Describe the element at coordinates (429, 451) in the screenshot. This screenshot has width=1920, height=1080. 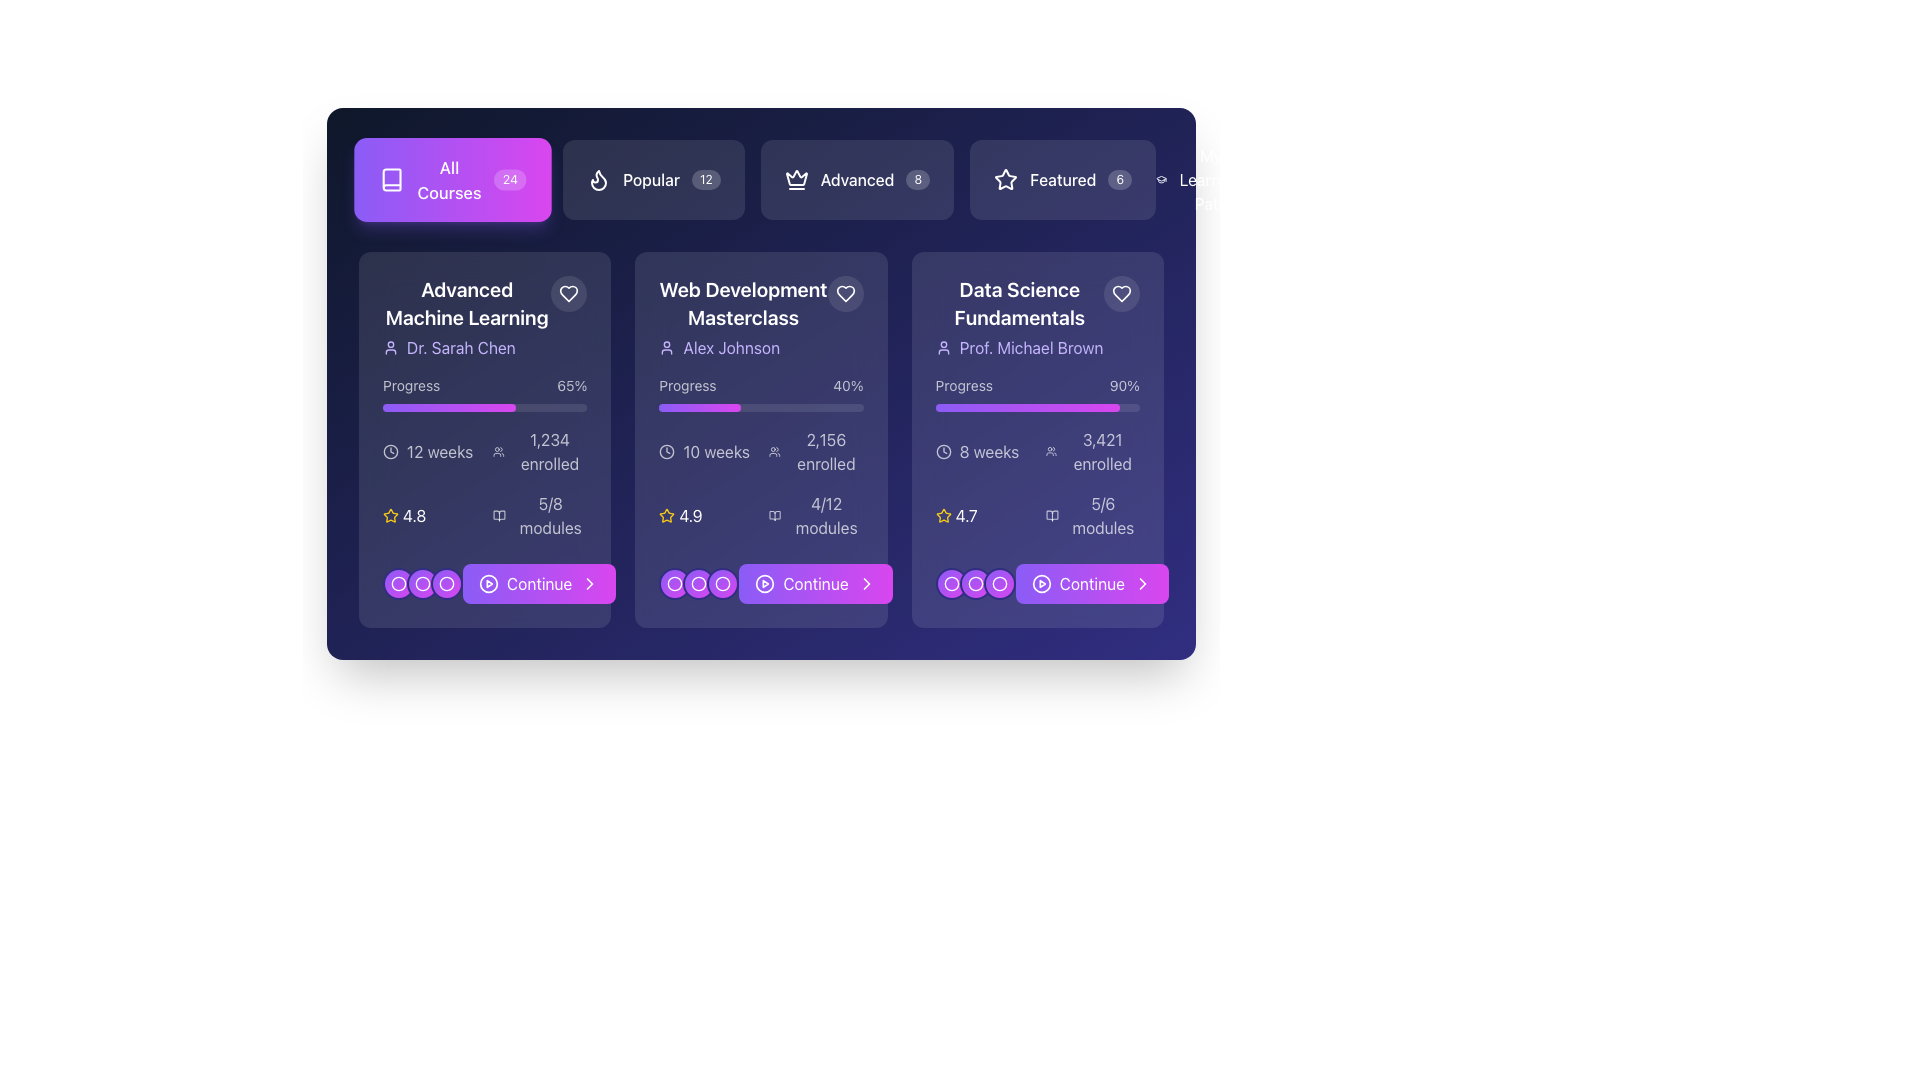
I see `the descriptive label indicating the duration of the associated course in the 'Advanced Machine Learning' section of the leftmost card` at that location.